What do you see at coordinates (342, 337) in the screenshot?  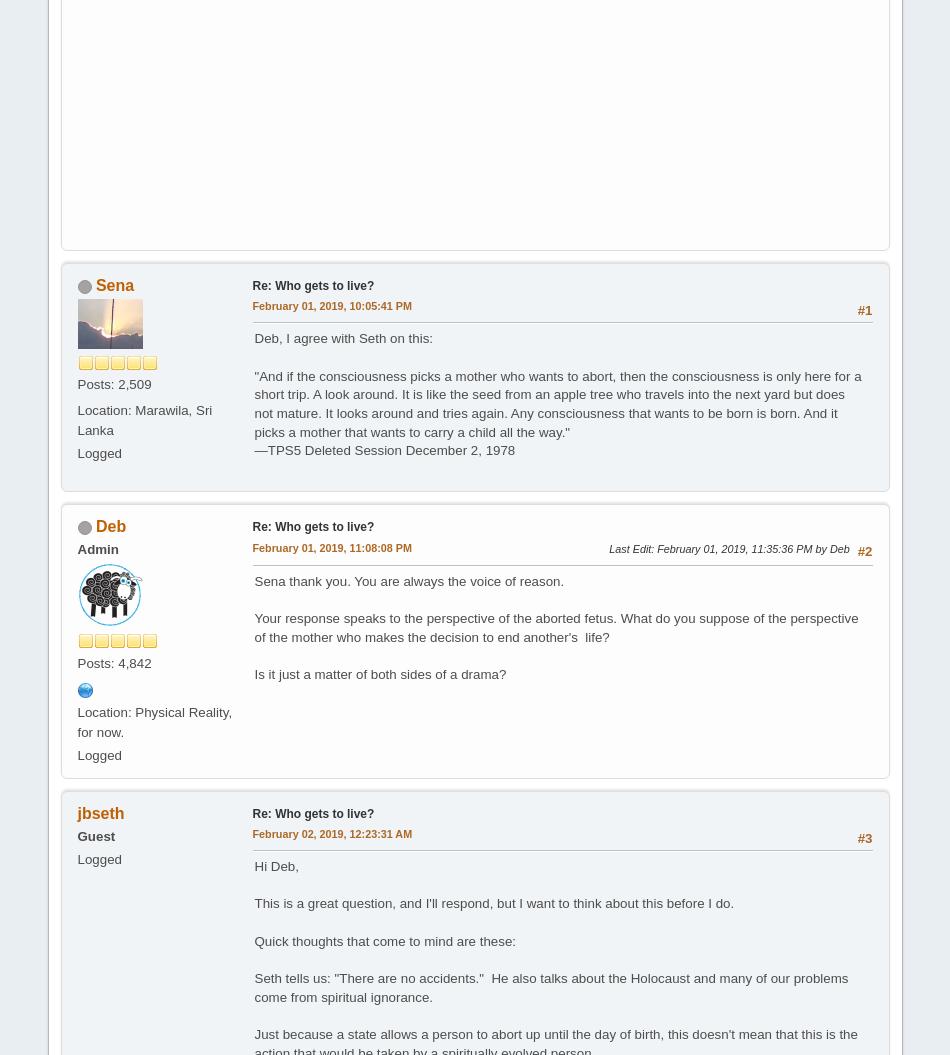 I see `'Deb, I agree with Seth on this:'` at bounding box center [342, 337].